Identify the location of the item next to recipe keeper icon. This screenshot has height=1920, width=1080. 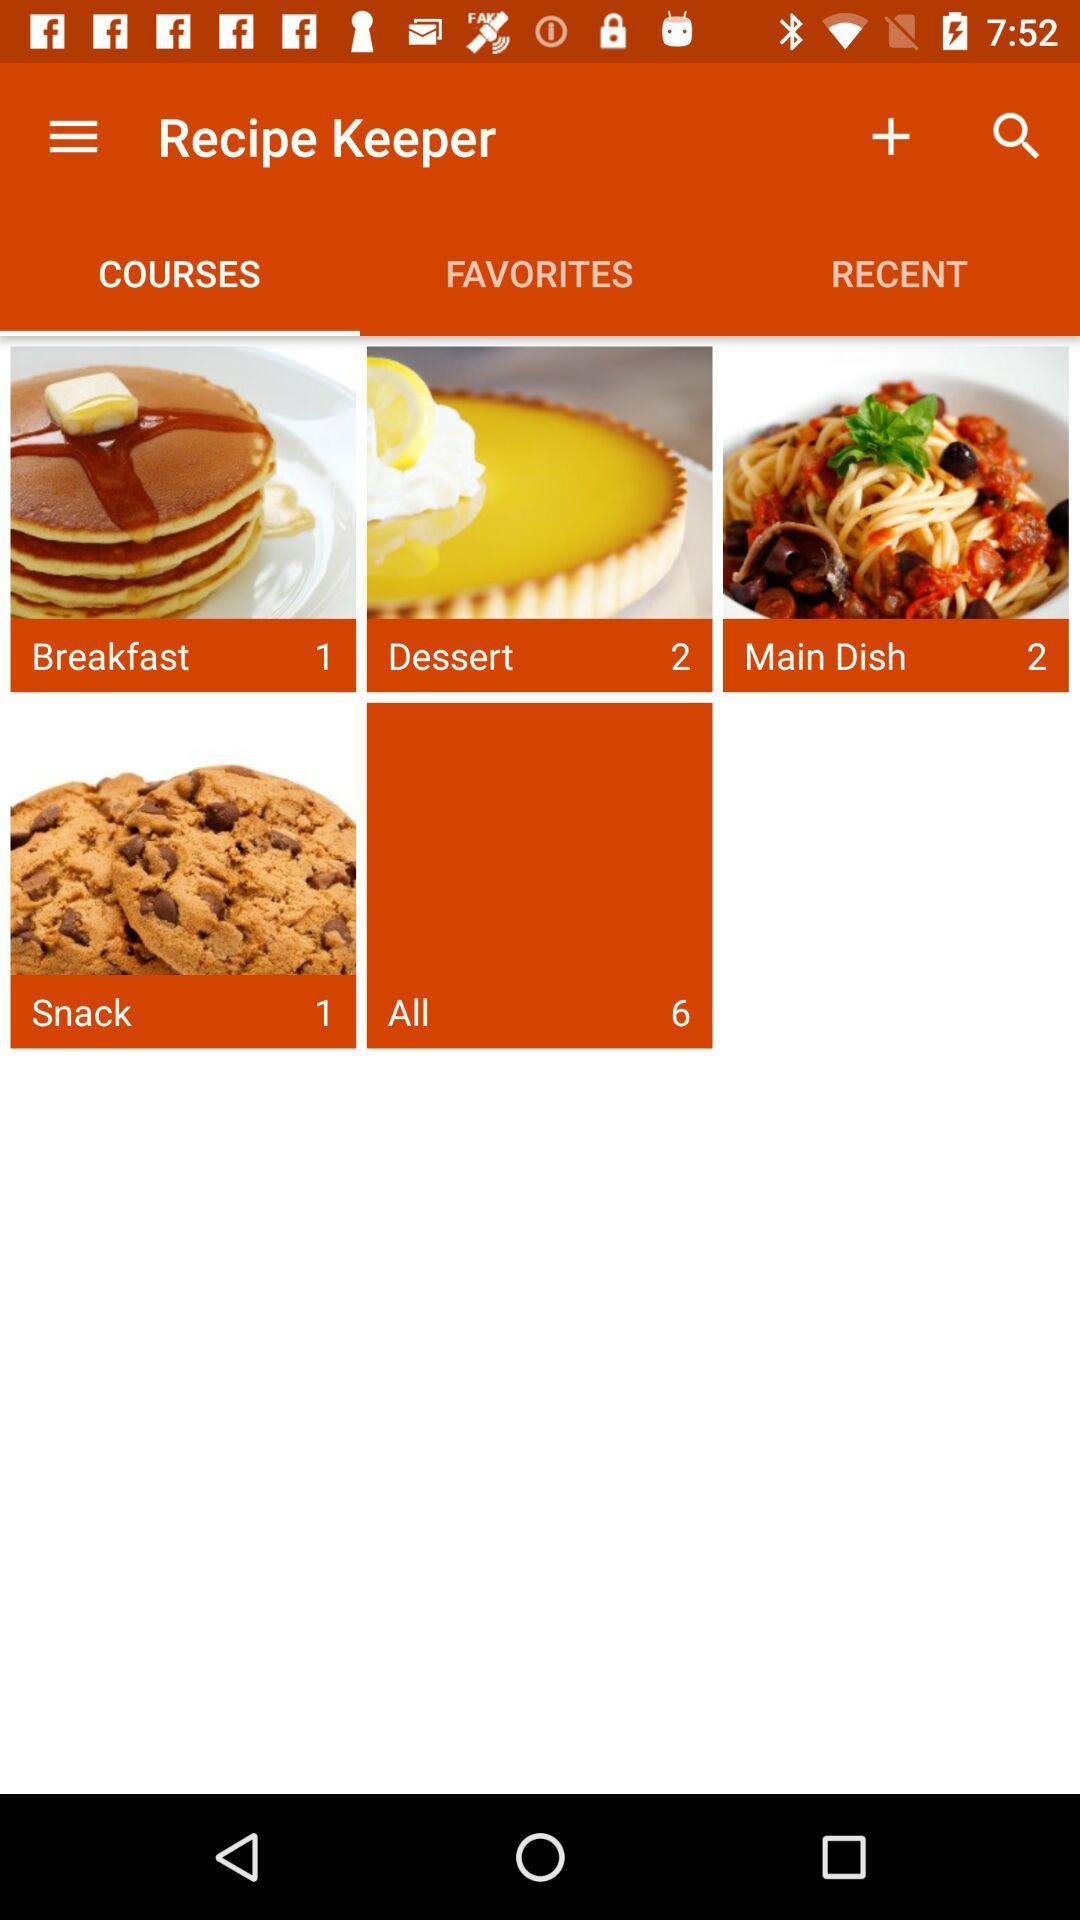
(72, 135).